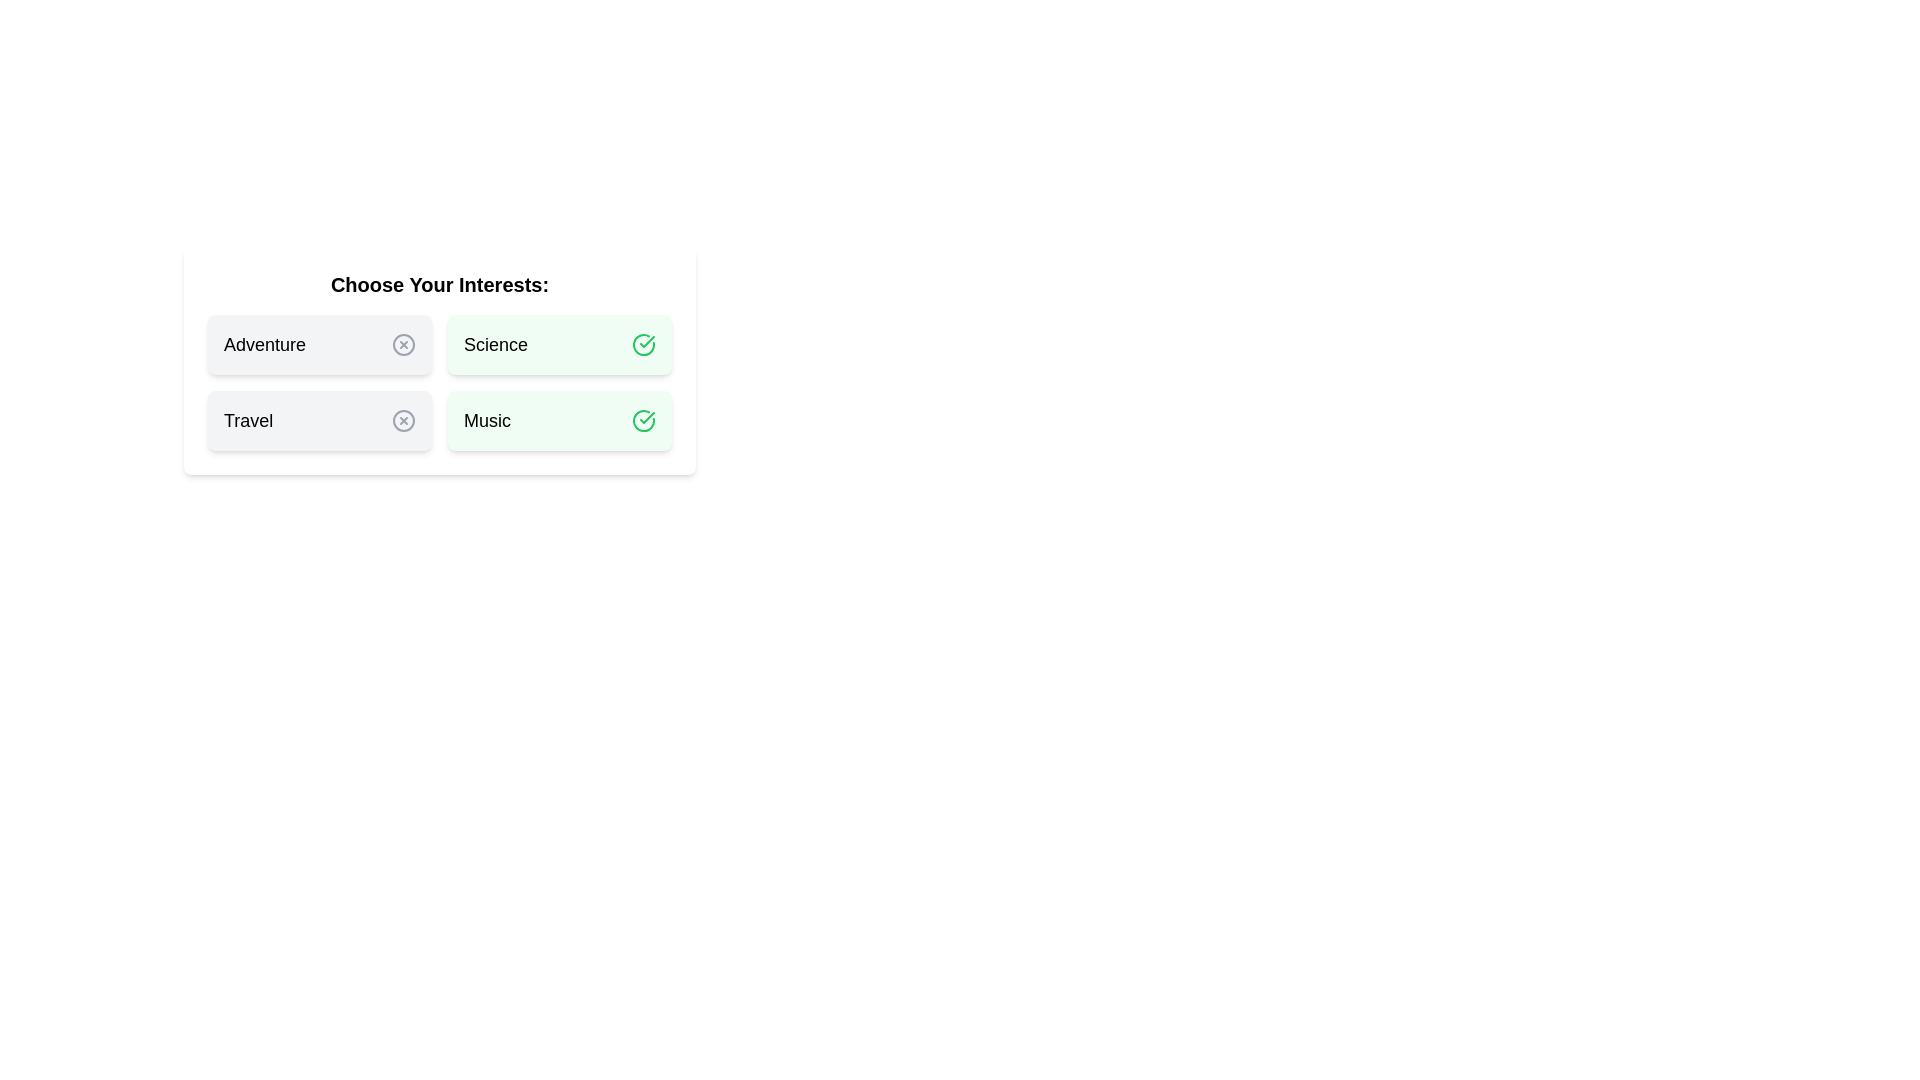 The image size is (1920, 1080). I want to click on the chip labeled Science, so click(560, 343).